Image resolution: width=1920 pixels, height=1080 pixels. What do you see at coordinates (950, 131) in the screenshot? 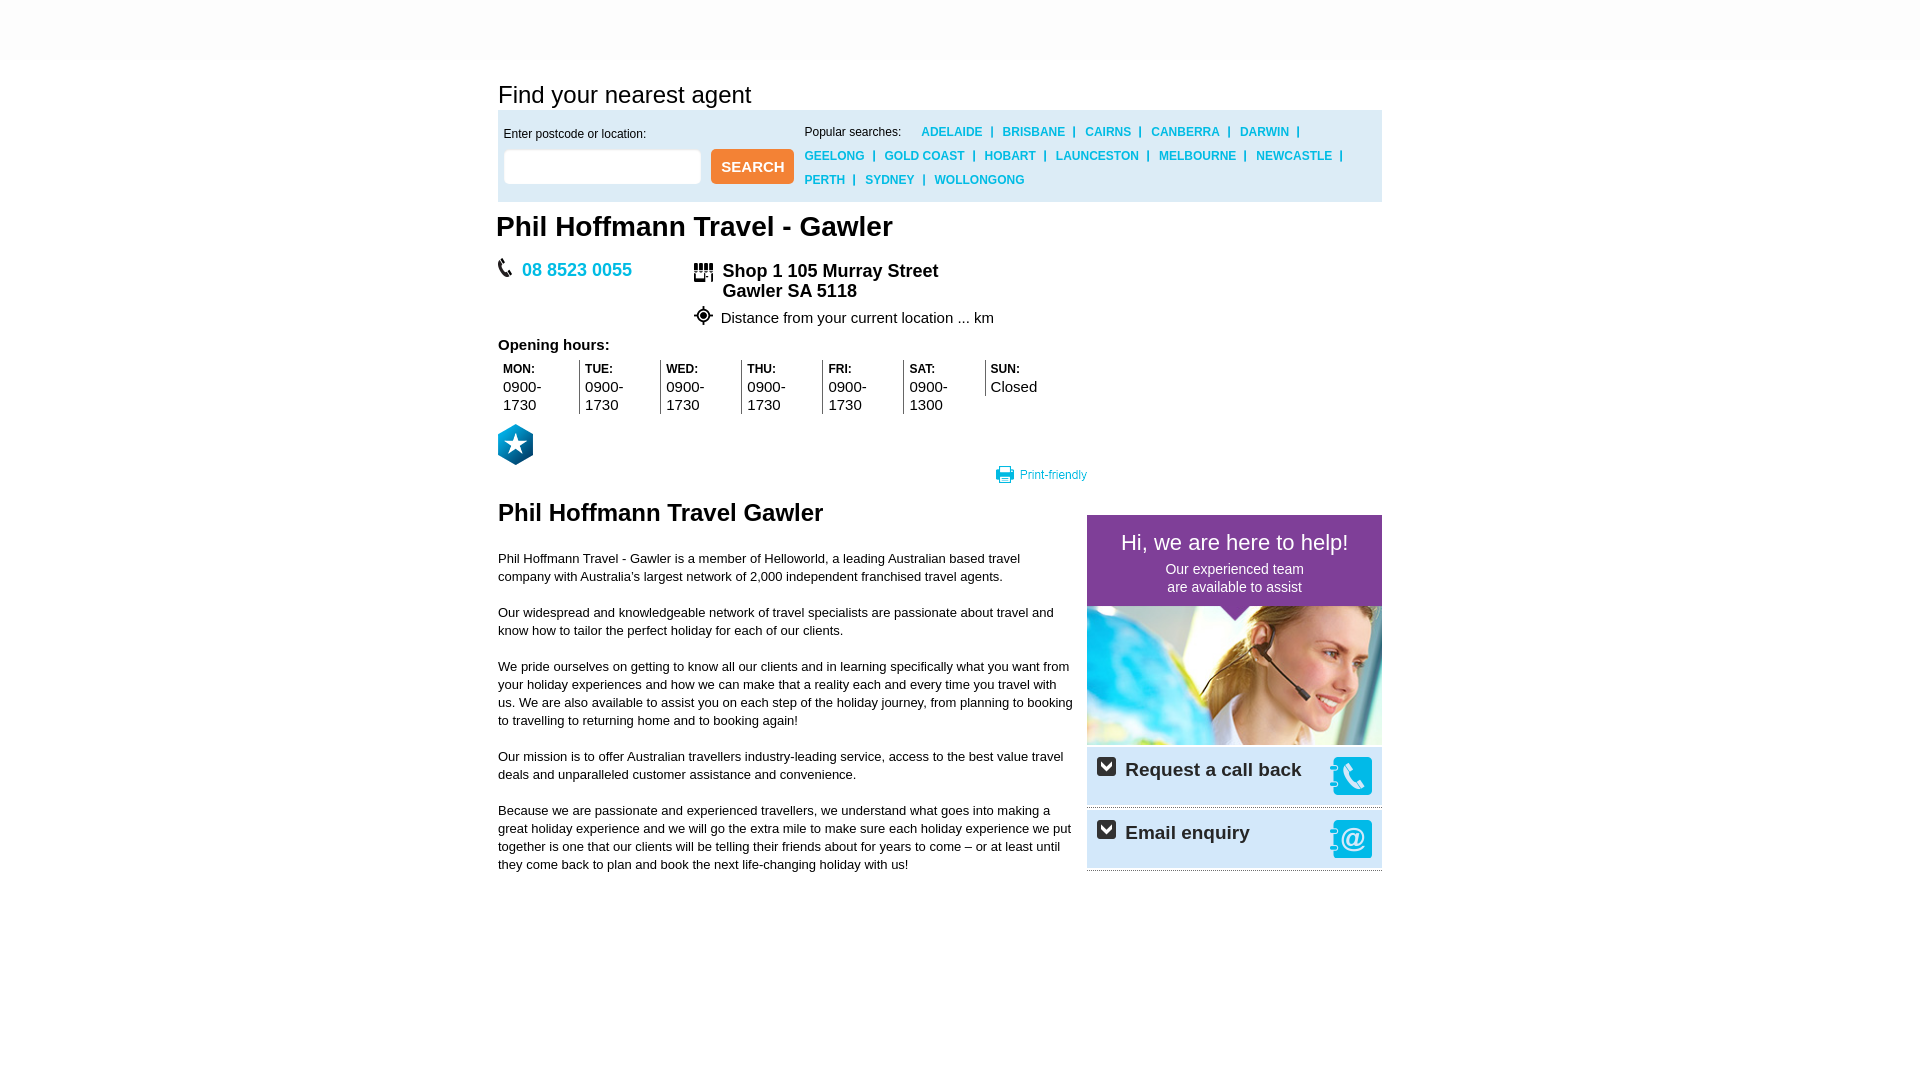
I see `'ADELAIDE'` at bounding box center [950, 131].